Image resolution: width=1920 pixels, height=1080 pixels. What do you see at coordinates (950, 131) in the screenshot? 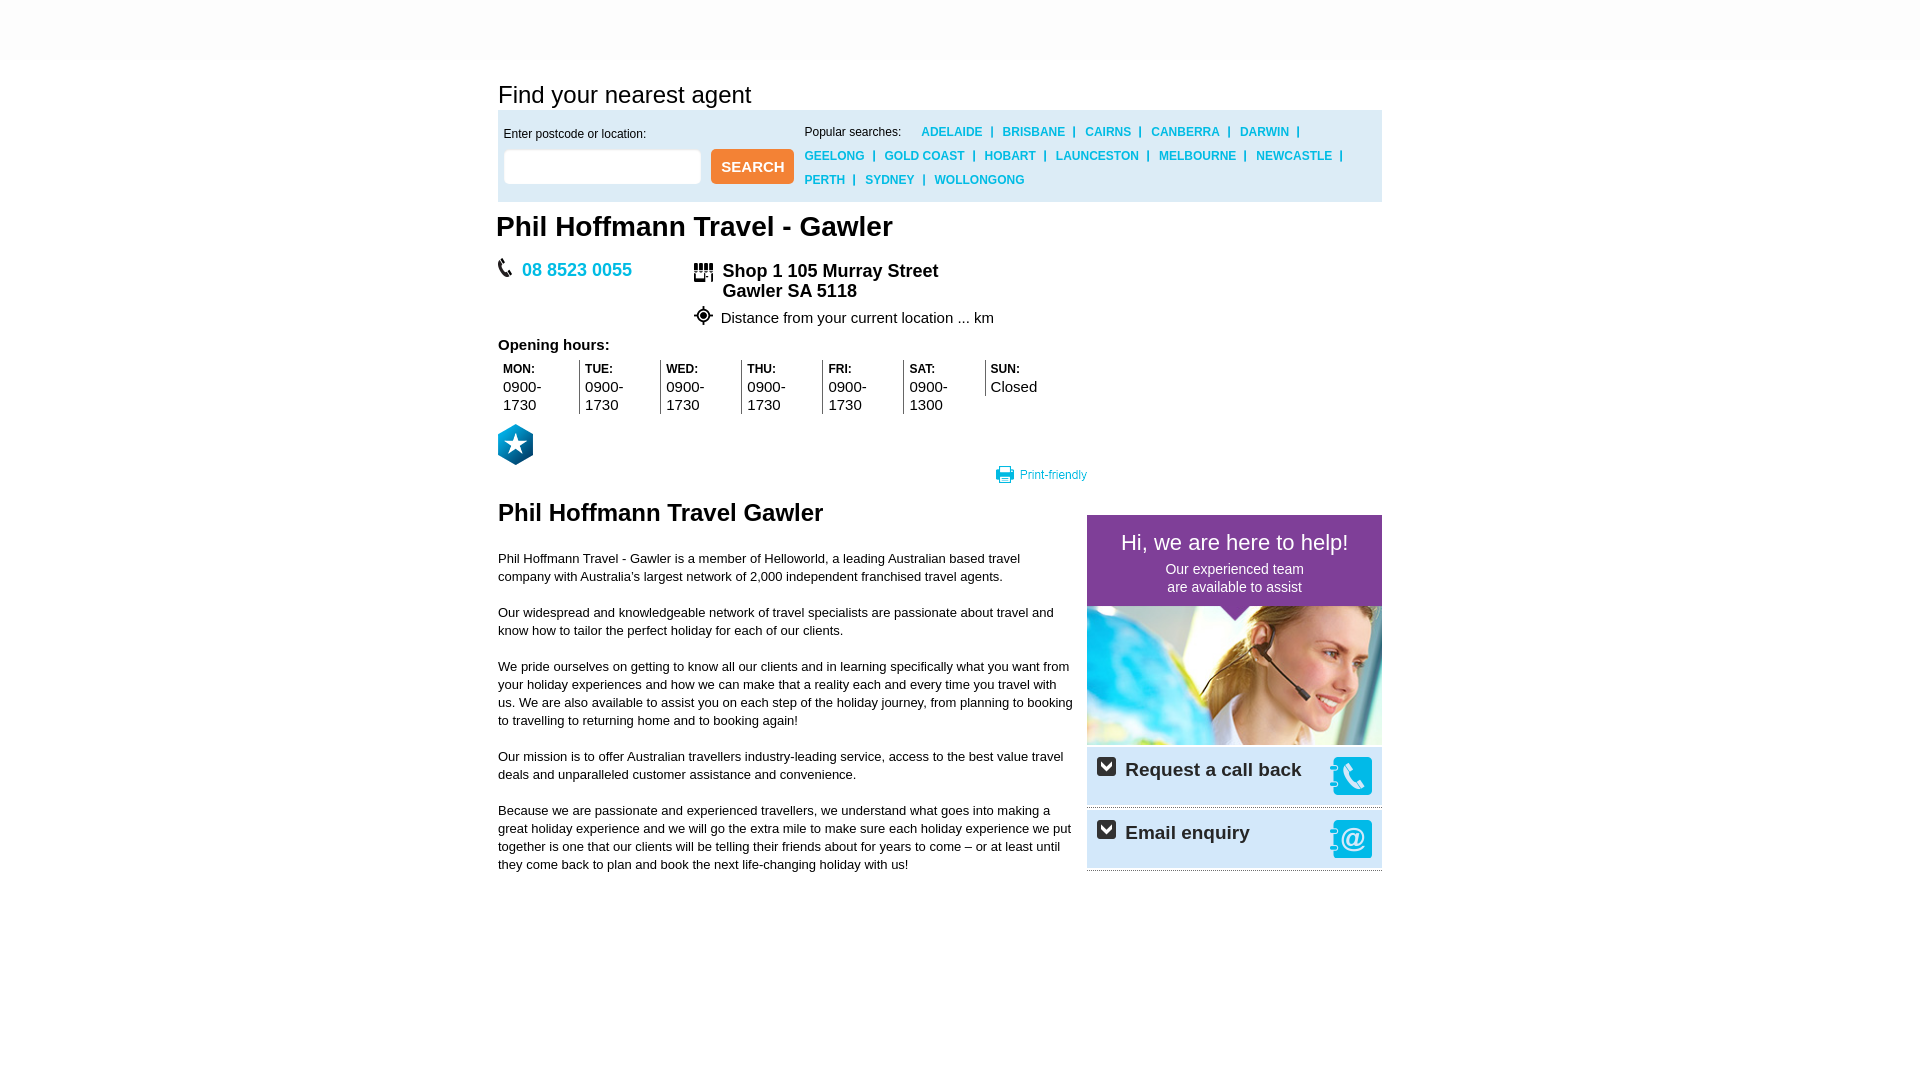
I see `'ADELAIDE'` at bounding box center [950, 131].